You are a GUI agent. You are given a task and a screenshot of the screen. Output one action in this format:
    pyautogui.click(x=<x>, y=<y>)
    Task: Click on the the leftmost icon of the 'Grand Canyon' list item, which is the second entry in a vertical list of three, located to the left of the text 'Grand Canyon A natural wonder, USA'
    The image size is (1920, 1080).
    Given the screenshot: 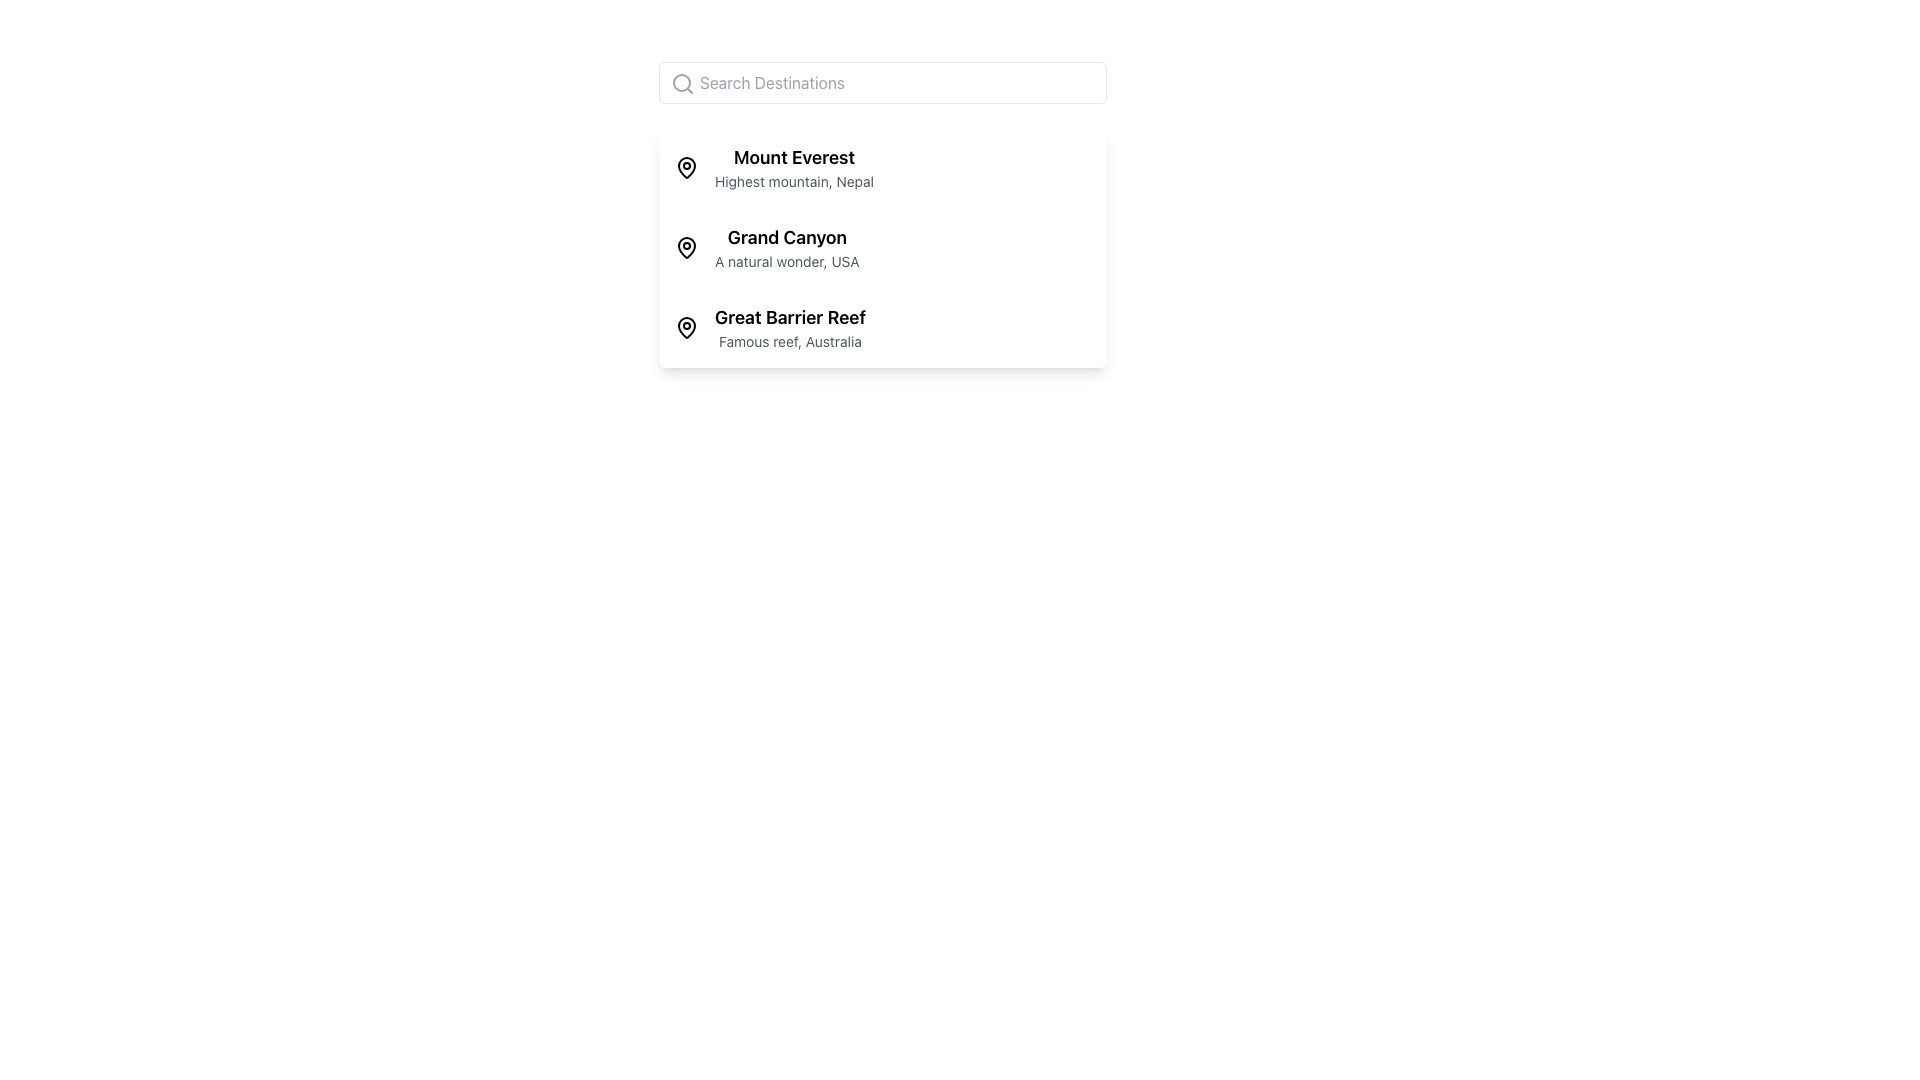 What is the action you would take?
    pyautogui.click(x=686, y=246)
    